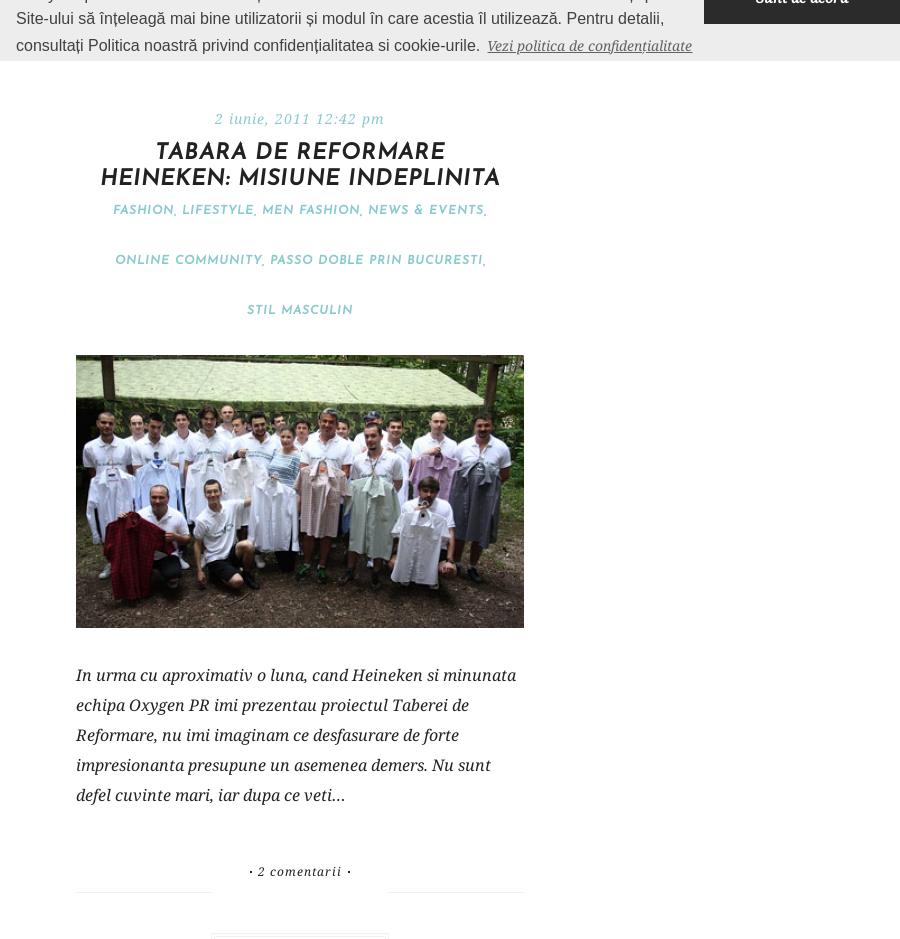 The width and height of the screenshot is (900, 939). I want to click on 'Vezi politica de confidențialitate', so click(589, 44).